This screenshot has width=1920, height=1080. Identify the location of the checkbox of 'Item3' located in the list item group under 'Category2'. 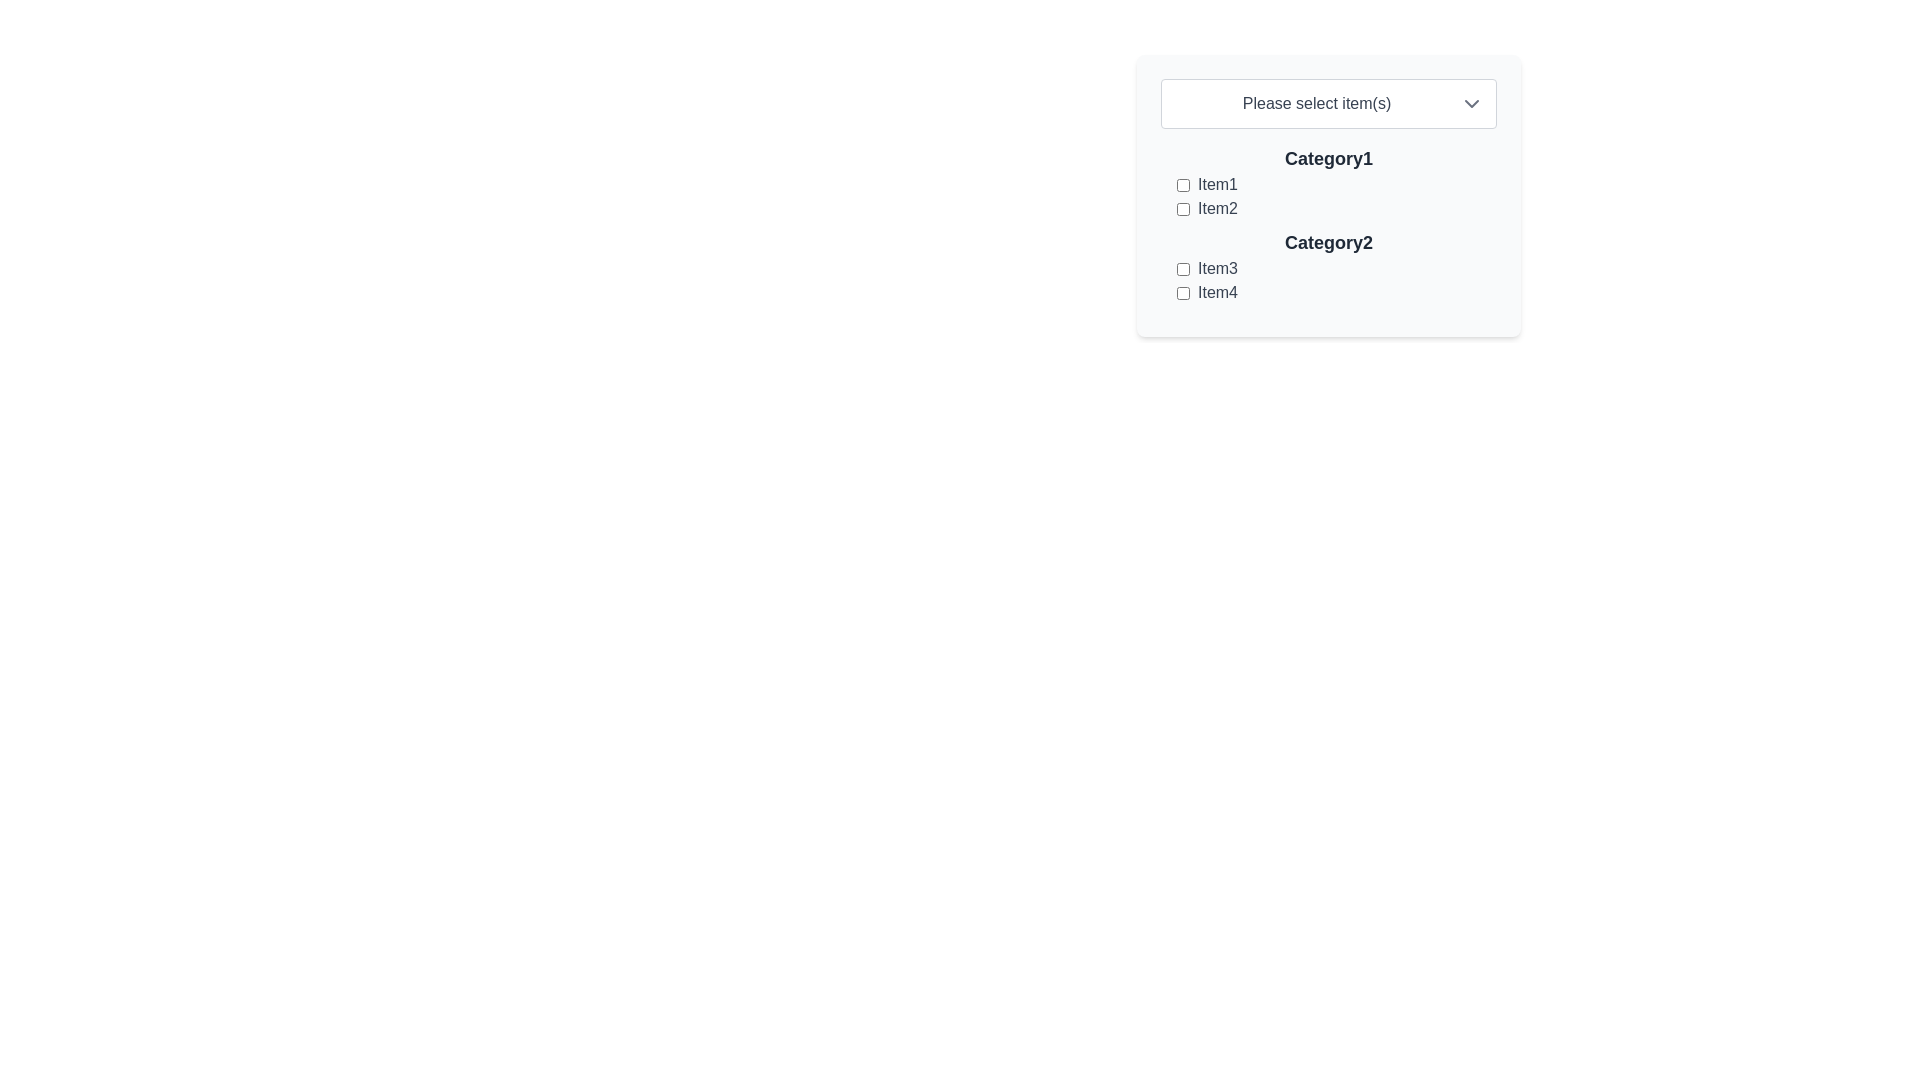
(1329, 281).